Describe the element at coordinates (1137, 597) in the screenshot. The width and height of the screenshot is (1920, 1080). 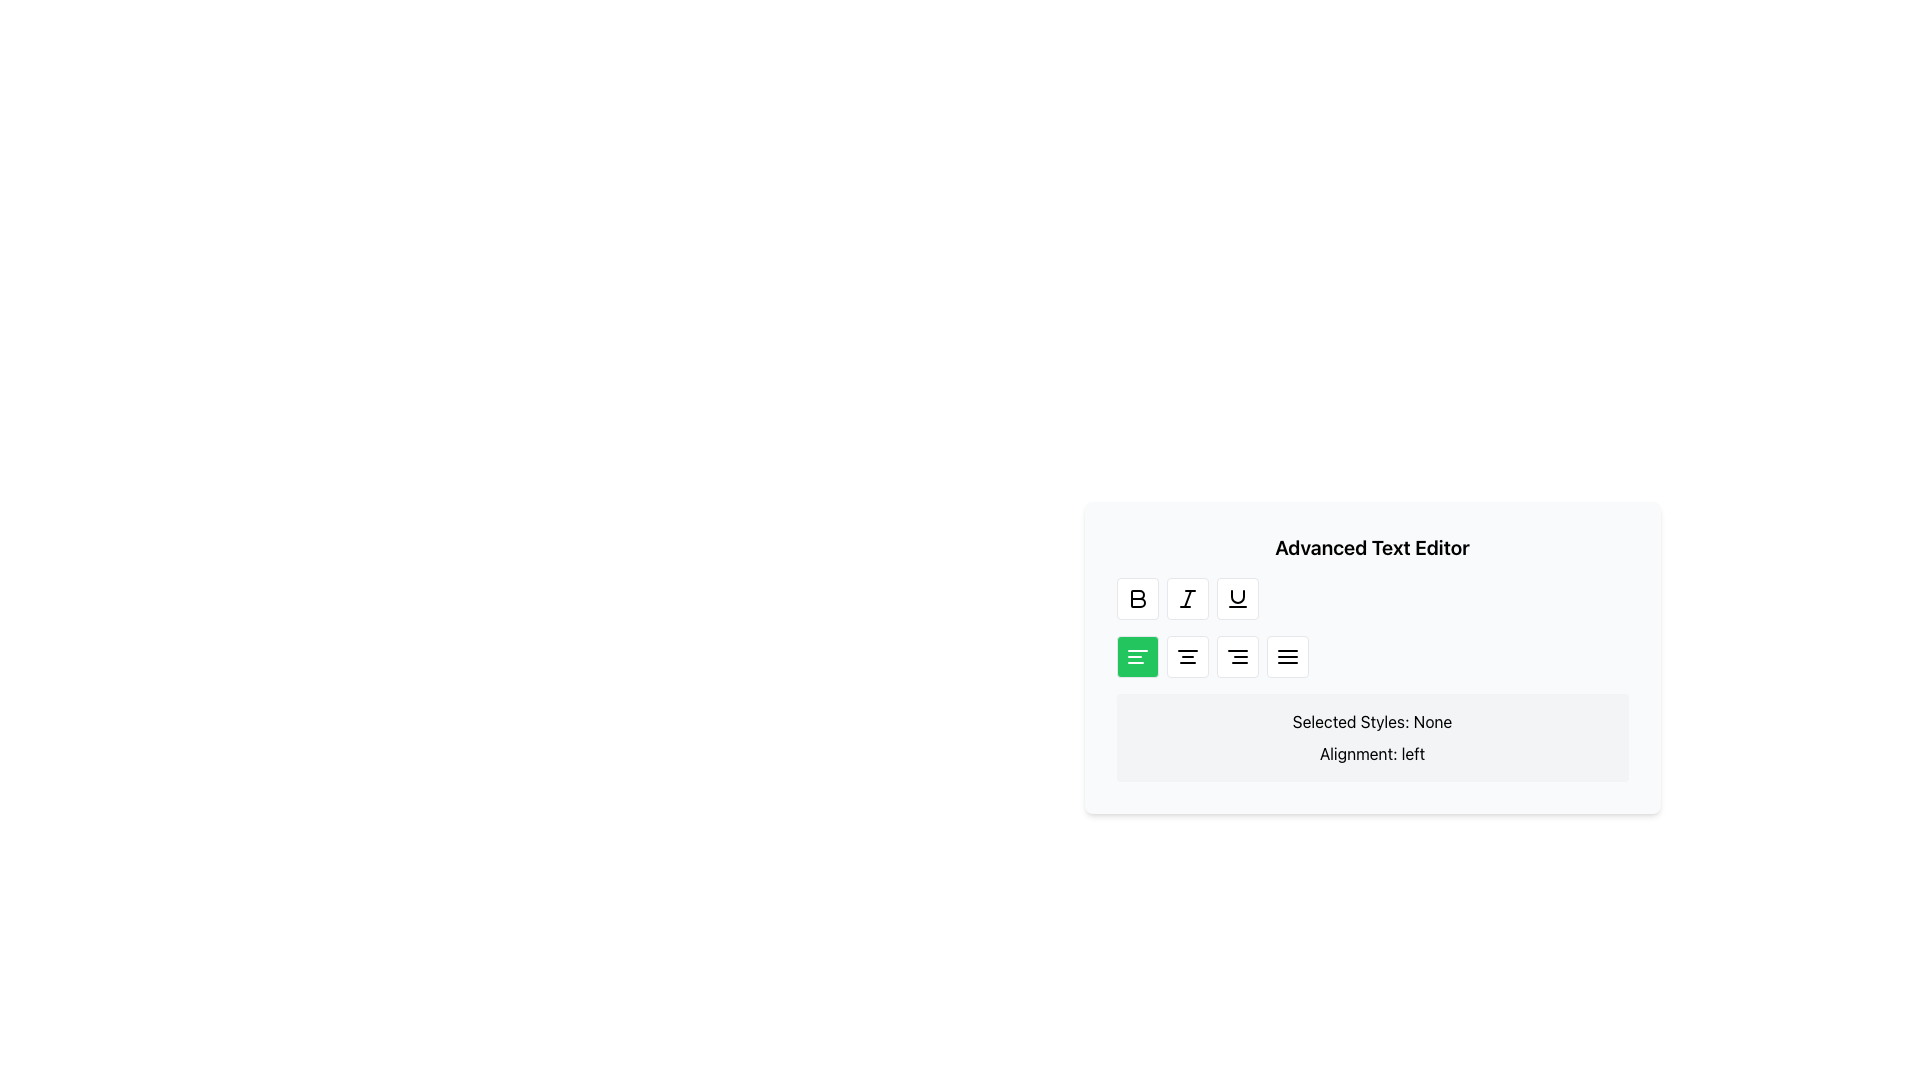
I see `the bold 'B' icon button located in the toolbar below the 'Advanced Text Editor' header` at that location.